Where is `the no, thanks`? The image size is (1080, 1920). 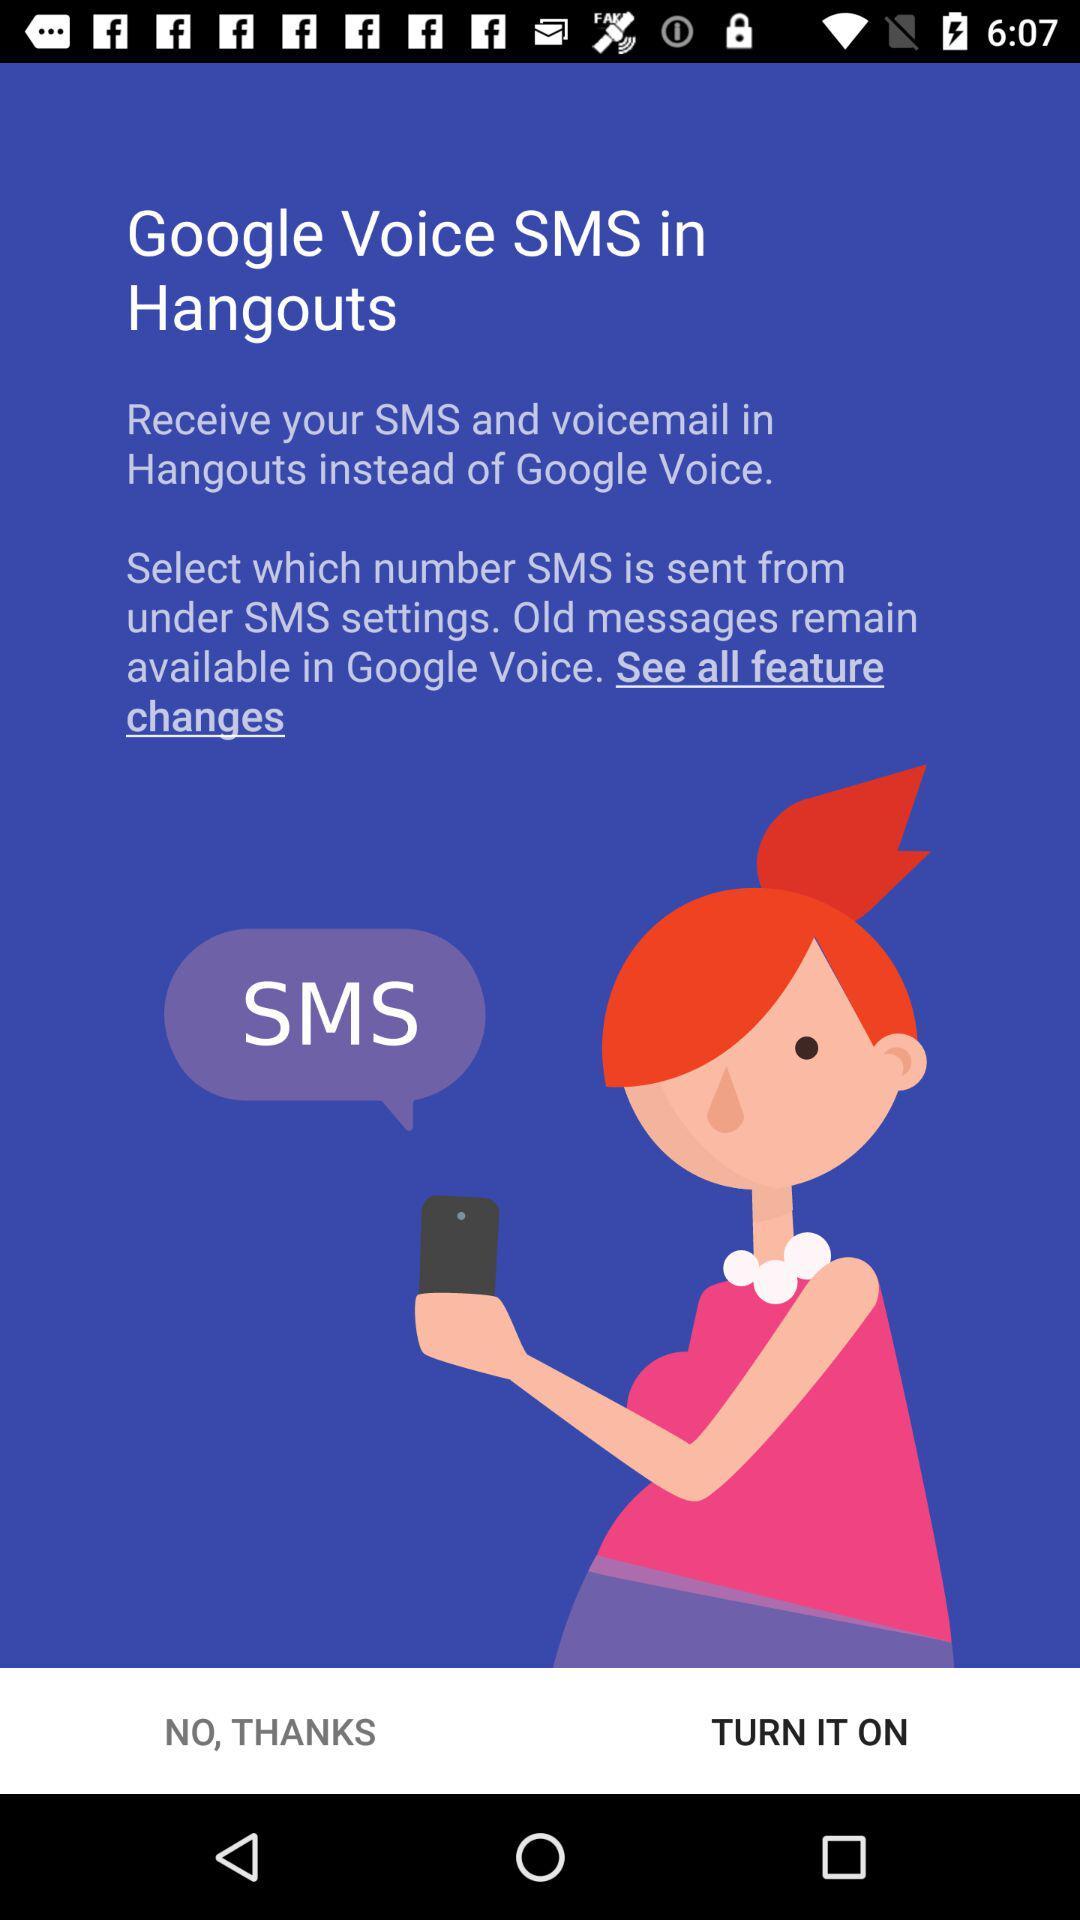
the no, thanks is located at coordinates (270, 1730).